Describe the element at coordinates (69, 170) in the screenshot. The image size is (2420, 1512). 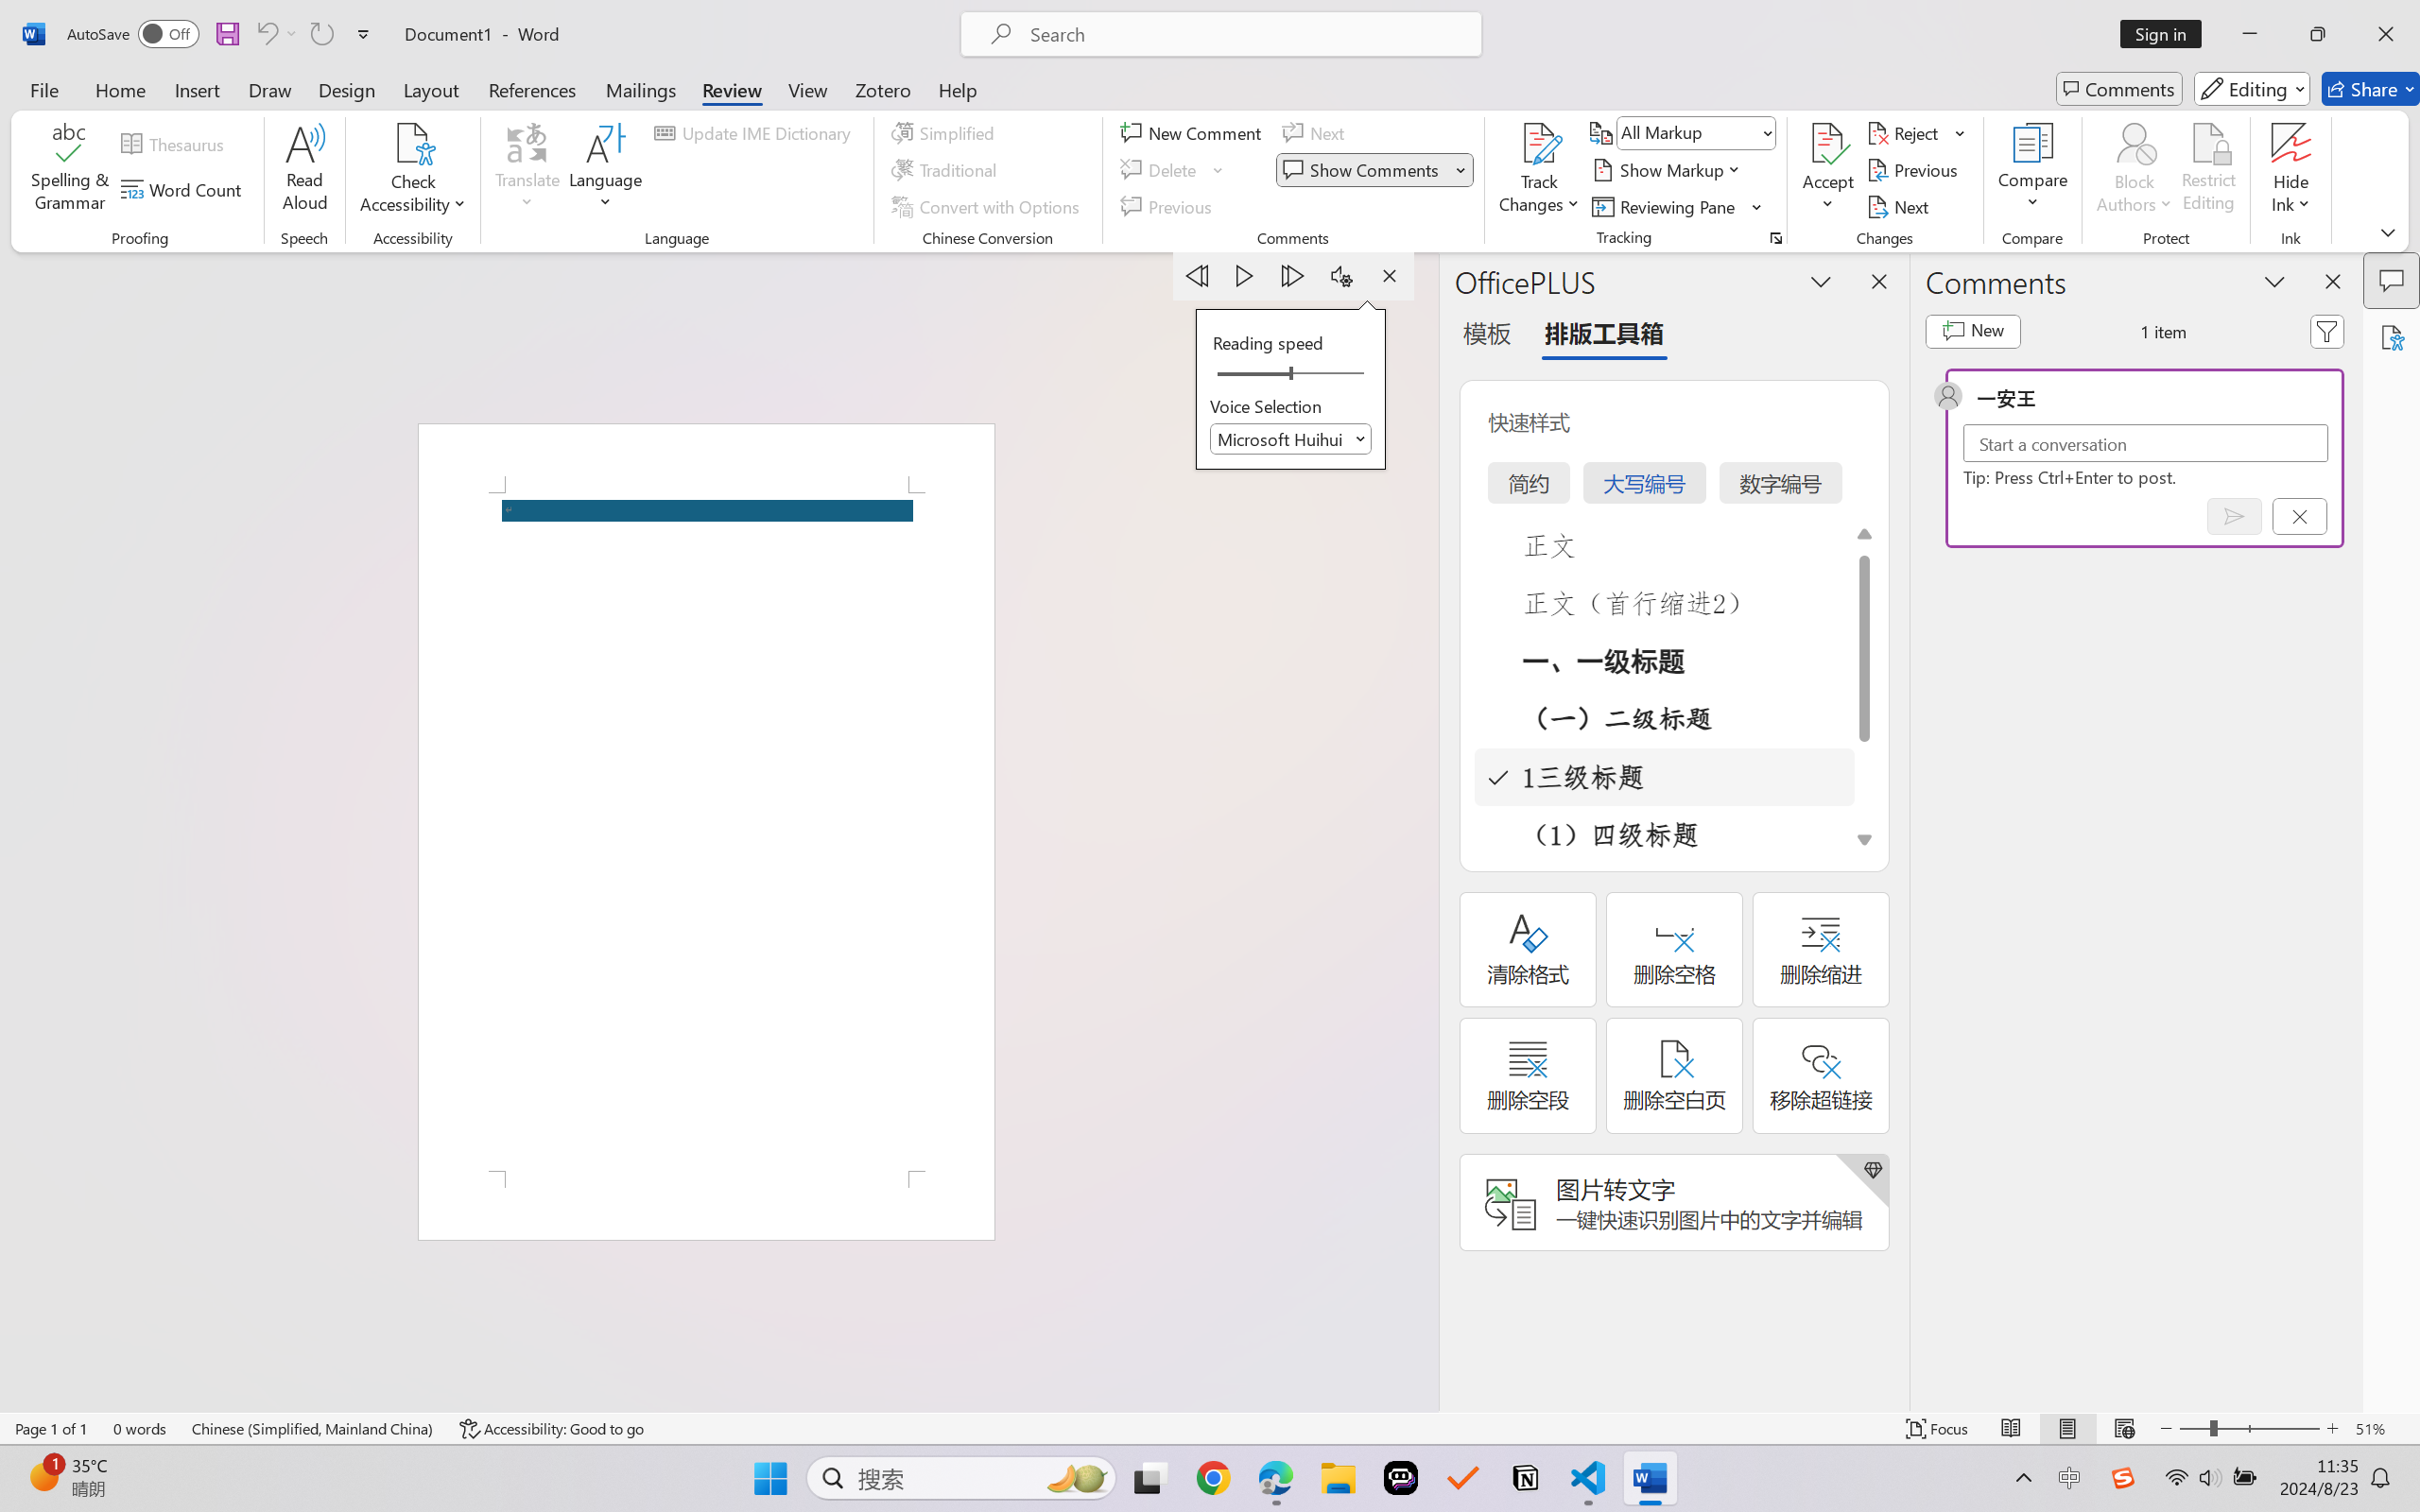
I see `'Spelling & Grammar'` at that location.